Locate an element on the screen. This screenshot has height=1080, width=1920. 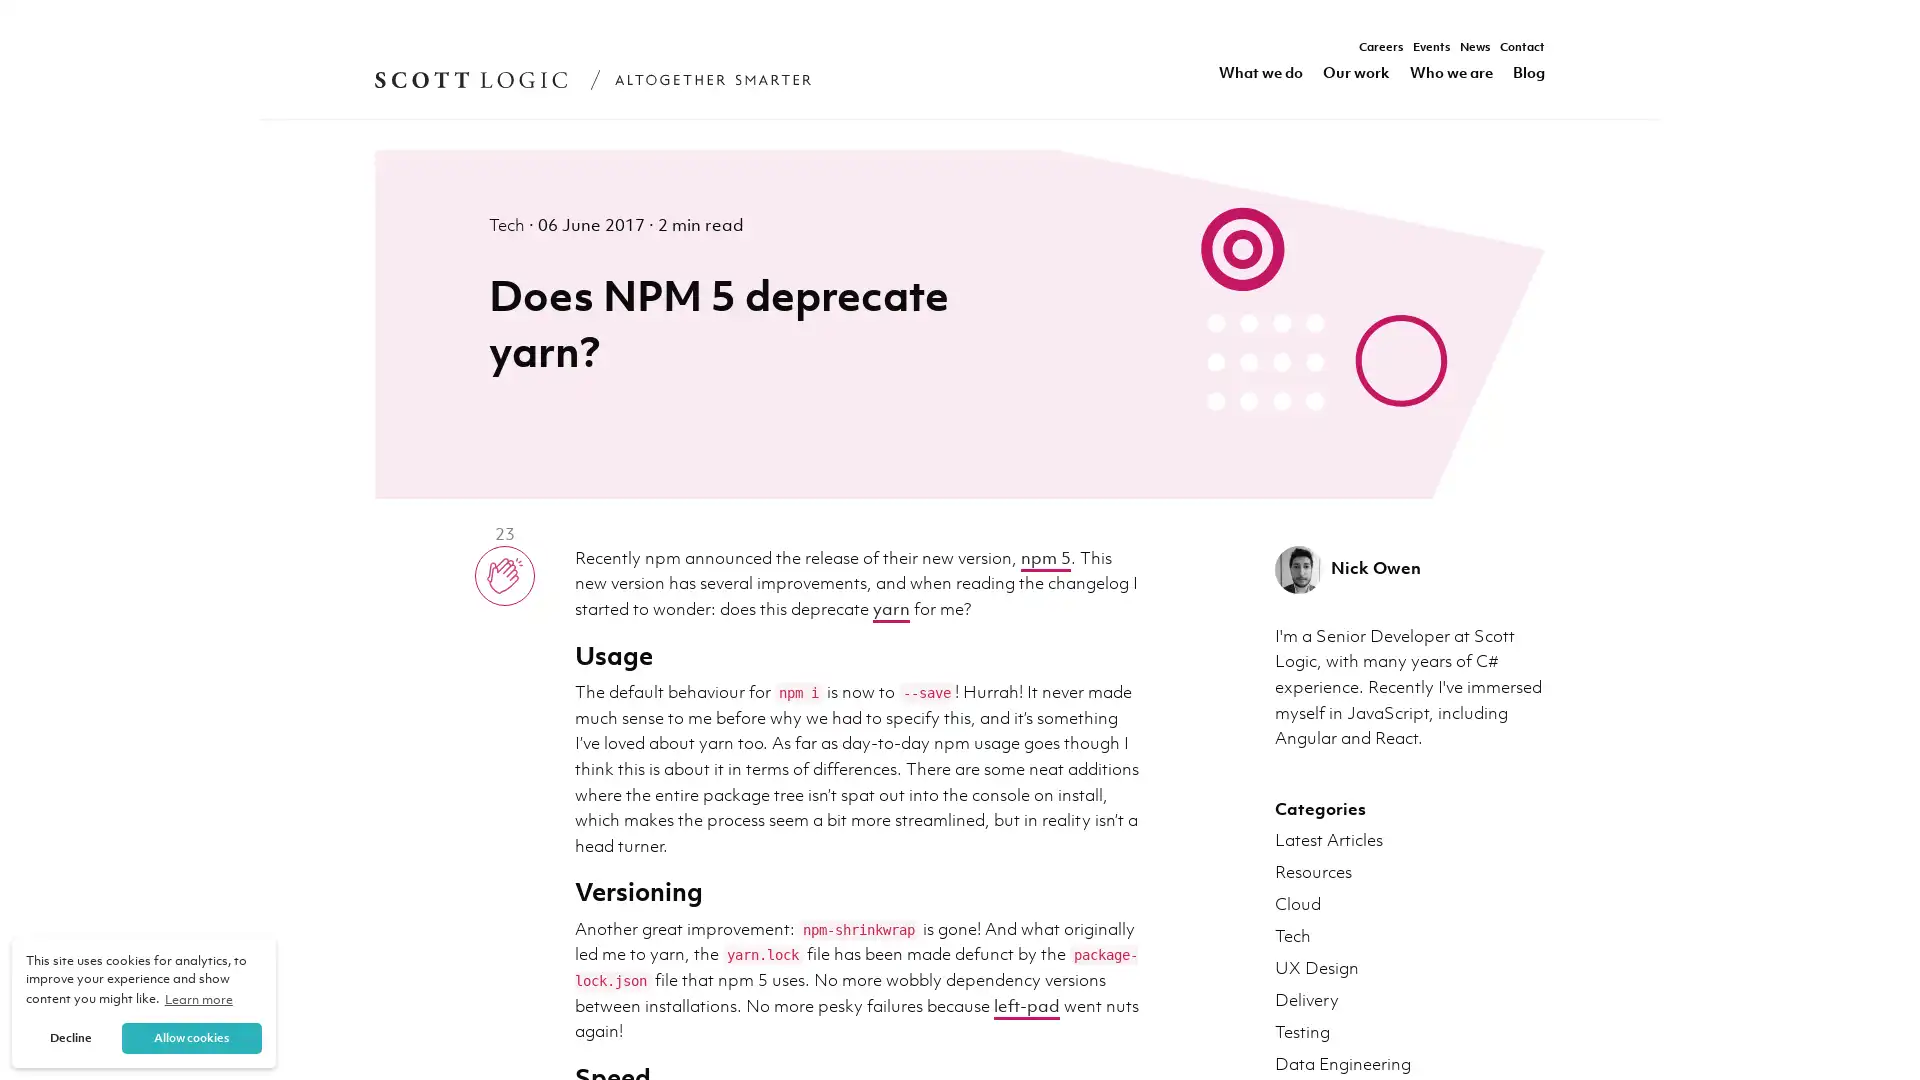
allow cookies is located at coordinates (191, 1036).